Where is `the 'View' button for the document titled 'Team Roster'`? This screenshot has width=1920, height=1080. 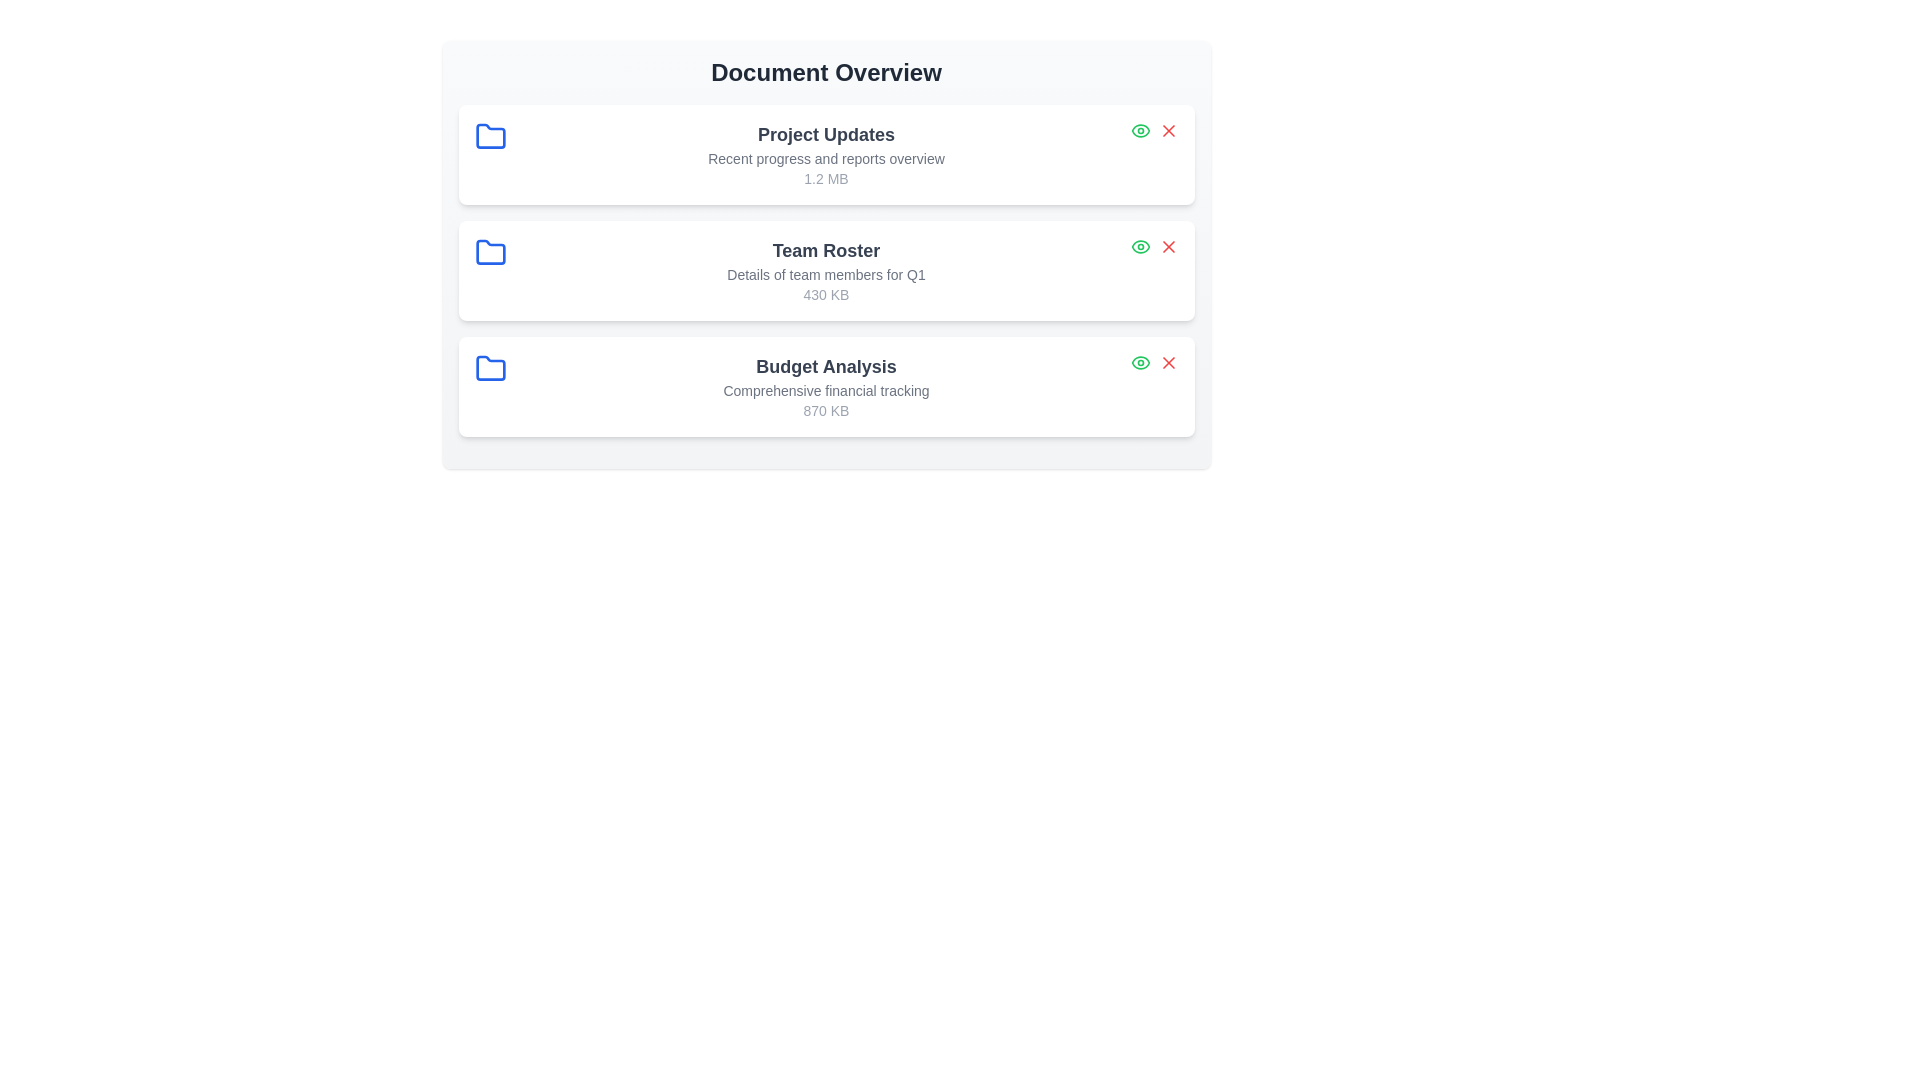 the 'View' button for the document titled 'Team Roster' is located at coordinates (1140, 245).